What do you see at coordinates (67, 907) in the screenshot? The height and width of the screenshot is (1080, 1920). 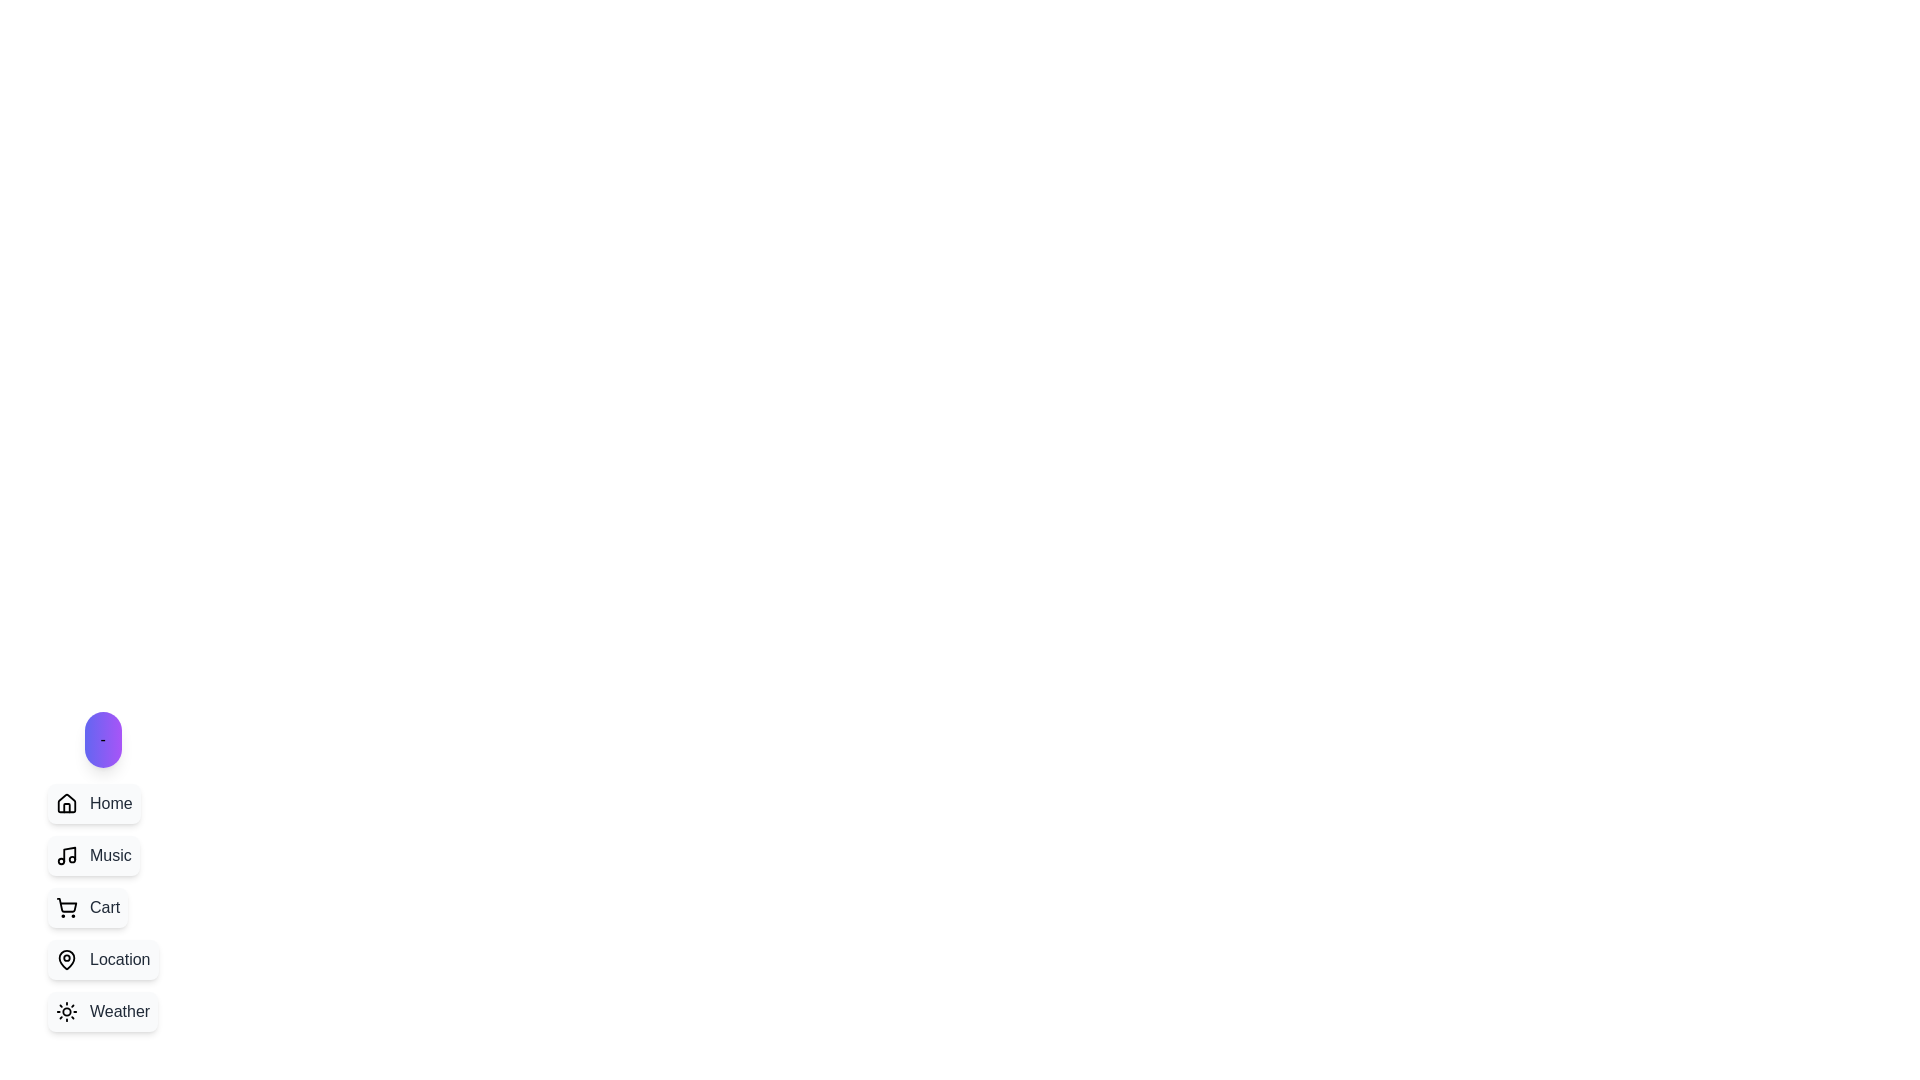 I see `the shopping cart icon located to the left of the 'Cart' text in the menu` at bounding box center [67, 907].